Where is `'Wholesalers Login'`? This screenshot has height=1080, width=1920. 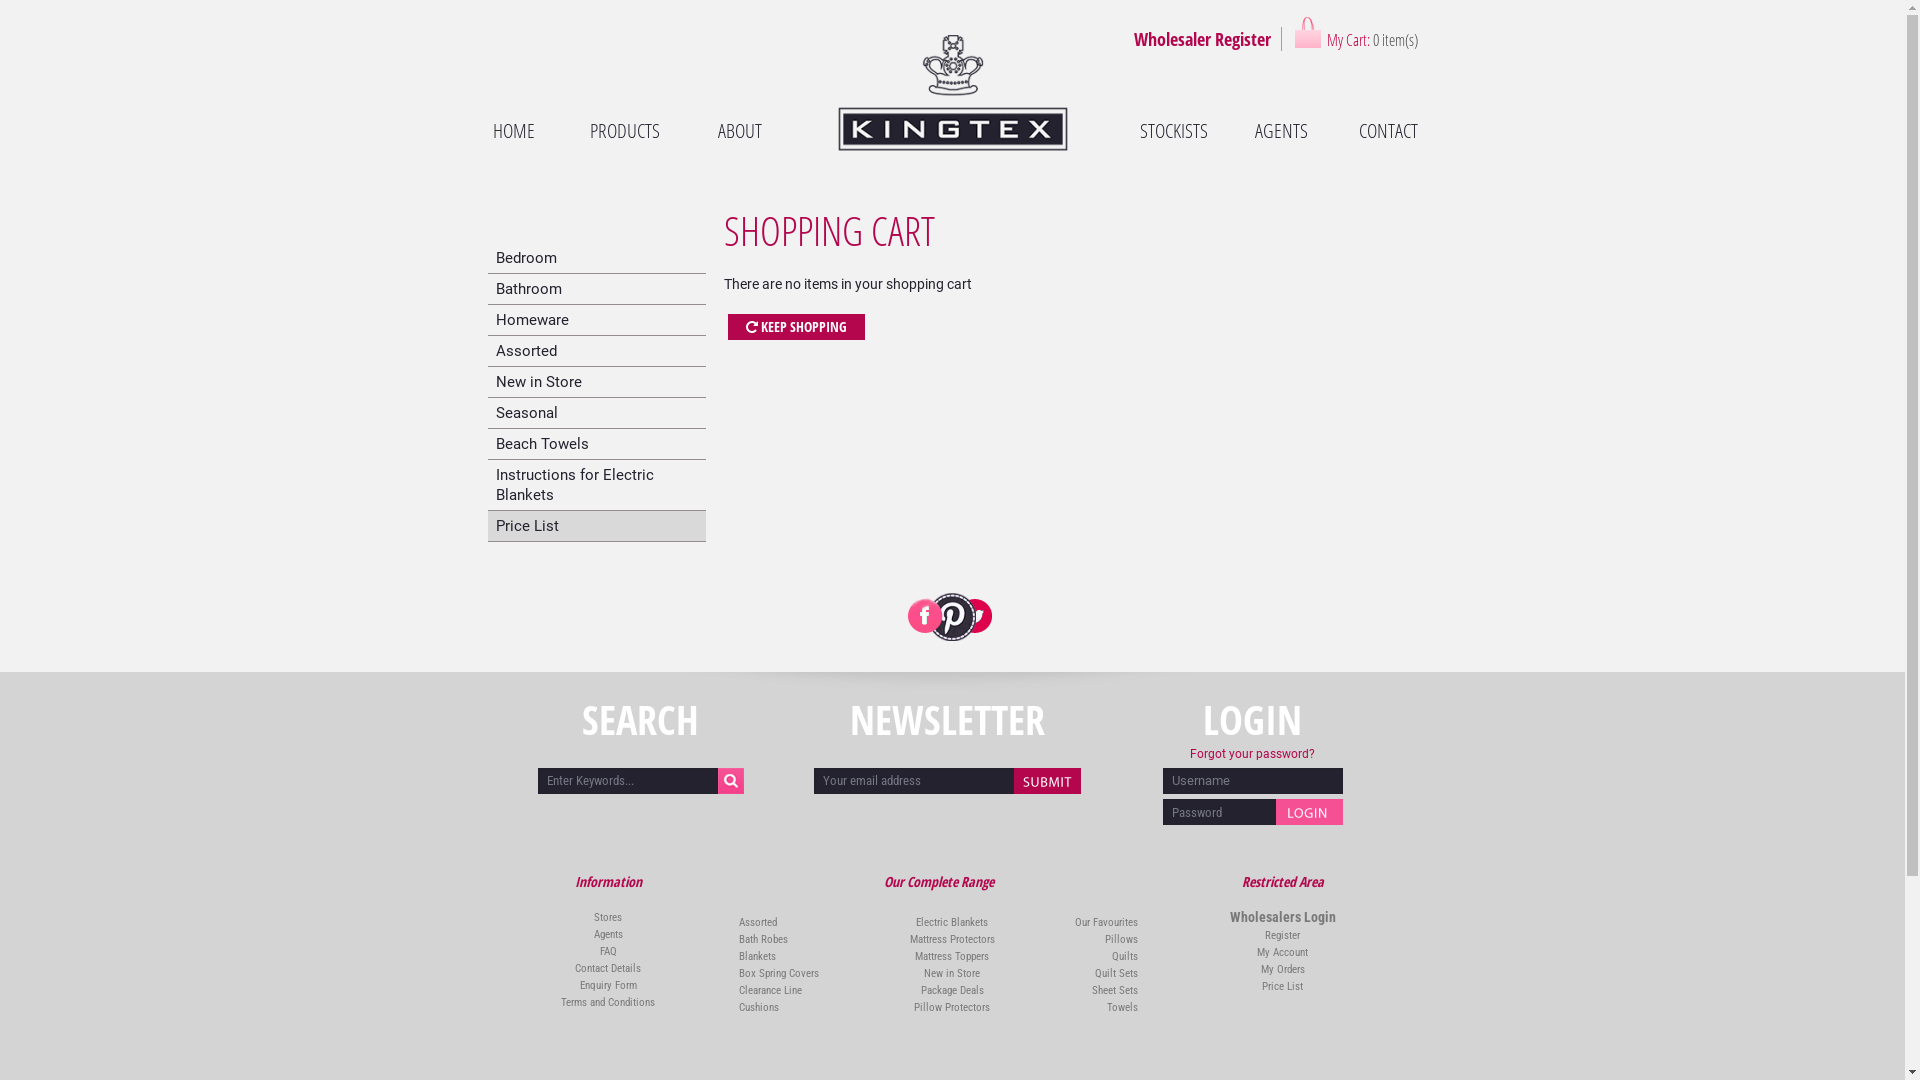 'Wholesalers Login' is located at coordinates (1282, 917).